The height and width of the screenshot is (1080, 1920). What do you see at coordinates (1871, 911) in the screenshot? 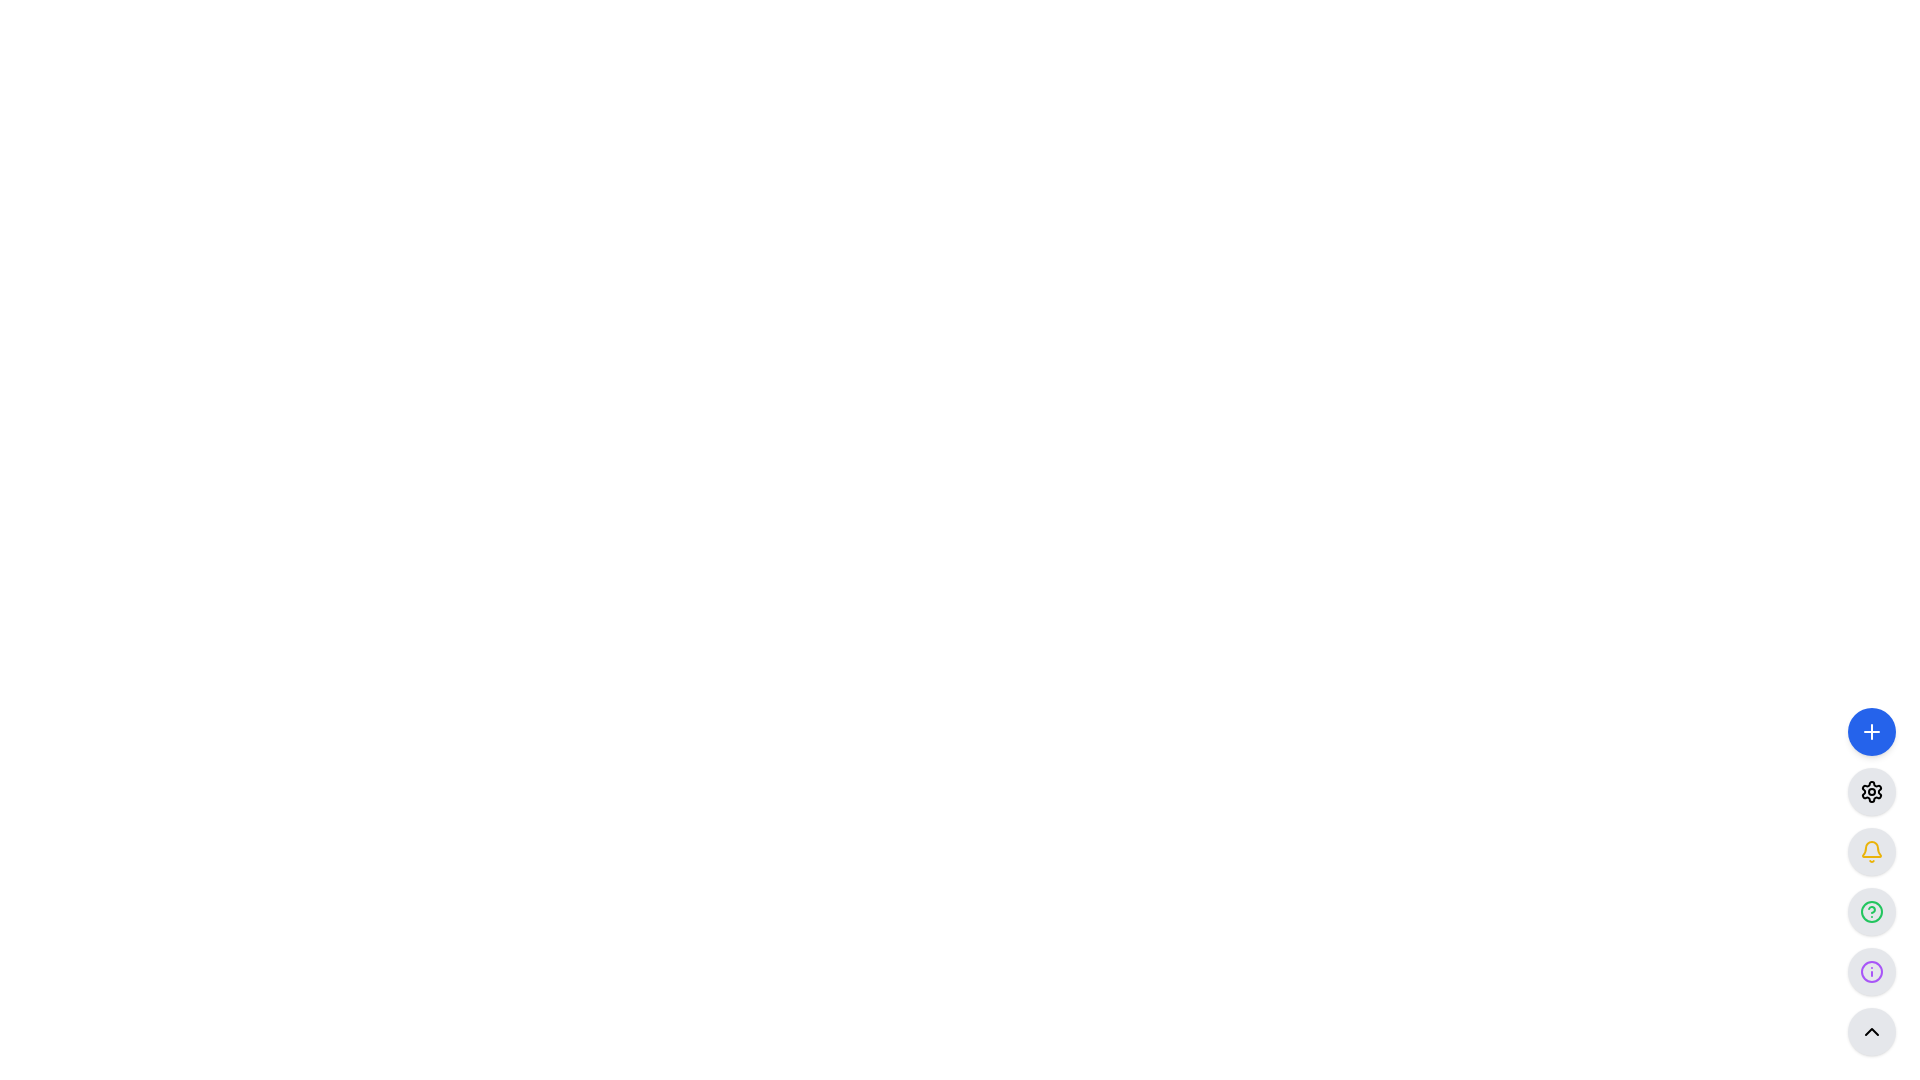
I see `the fourth circular button in a vertical stack on the right side of the interface` at bounding box center [1871, 911].